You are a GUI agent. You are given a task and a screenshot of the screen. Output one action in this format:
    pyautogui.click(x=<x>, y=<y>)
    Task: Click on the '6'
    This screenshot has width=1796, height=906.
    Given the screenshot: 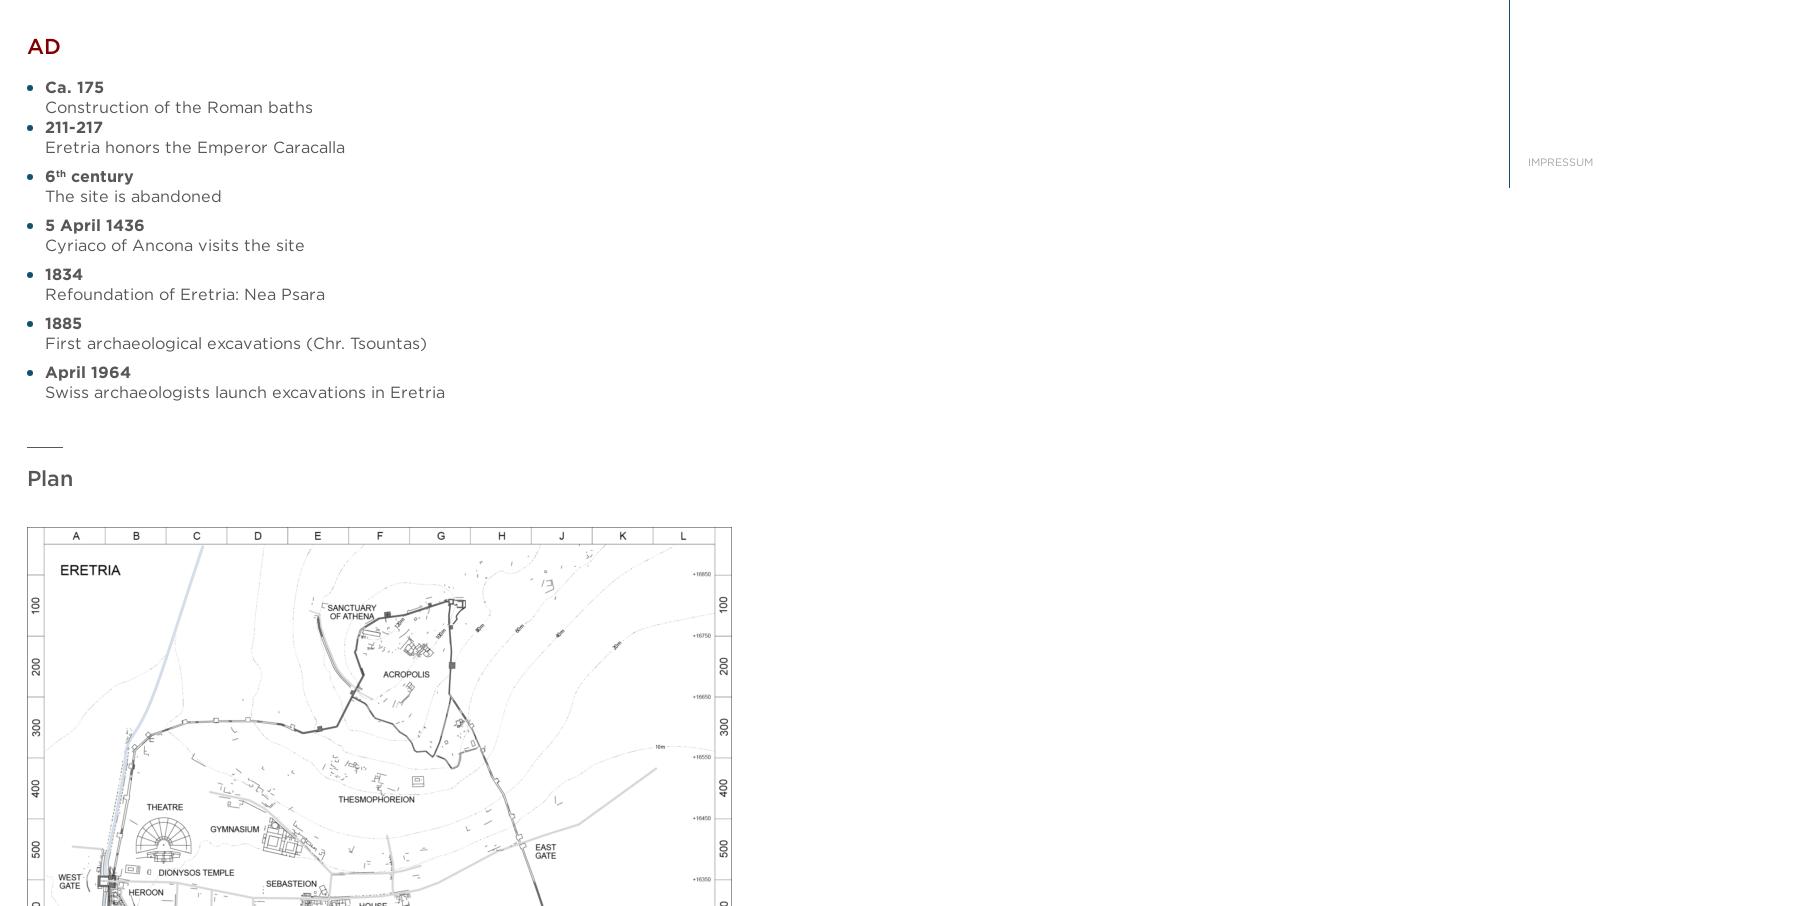 What is the action you would take?
    pyautogui.click(x=49, y=176)
    